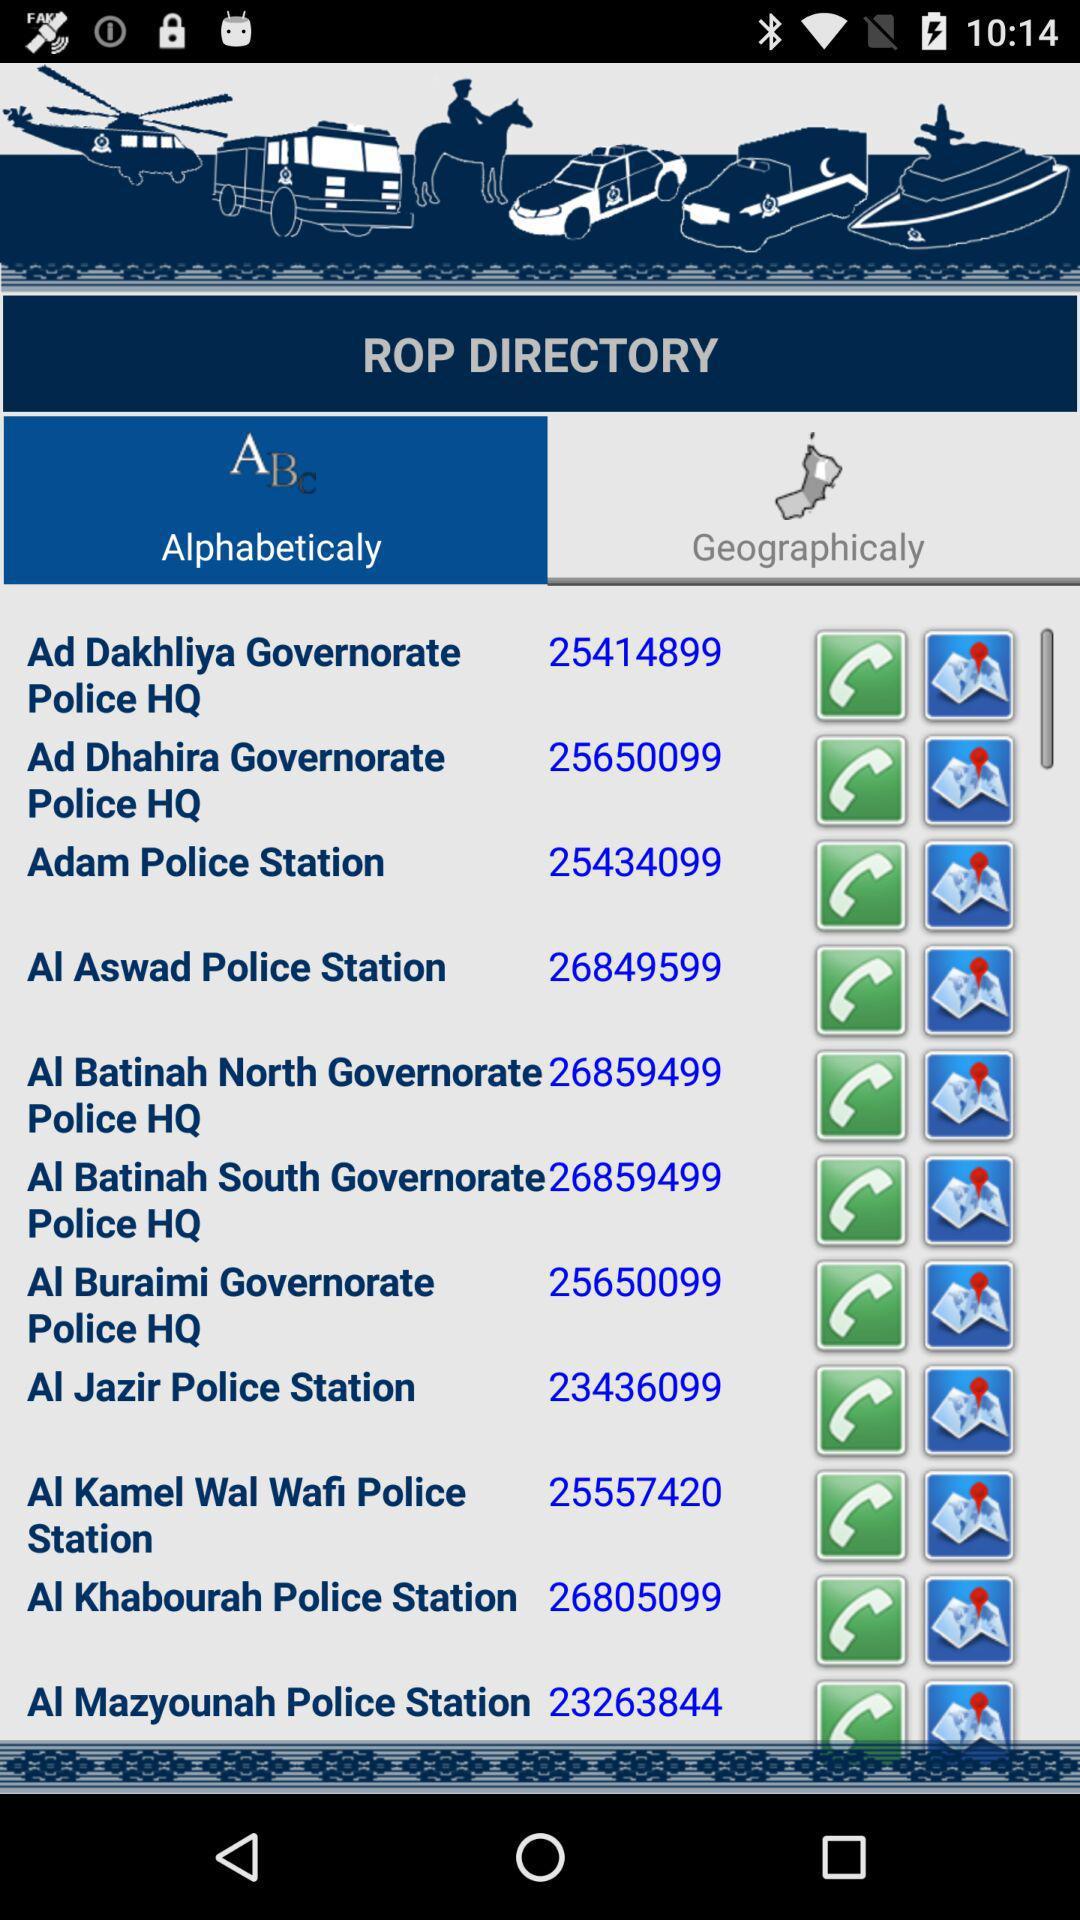  I want to click on call, so click(859, 1621).